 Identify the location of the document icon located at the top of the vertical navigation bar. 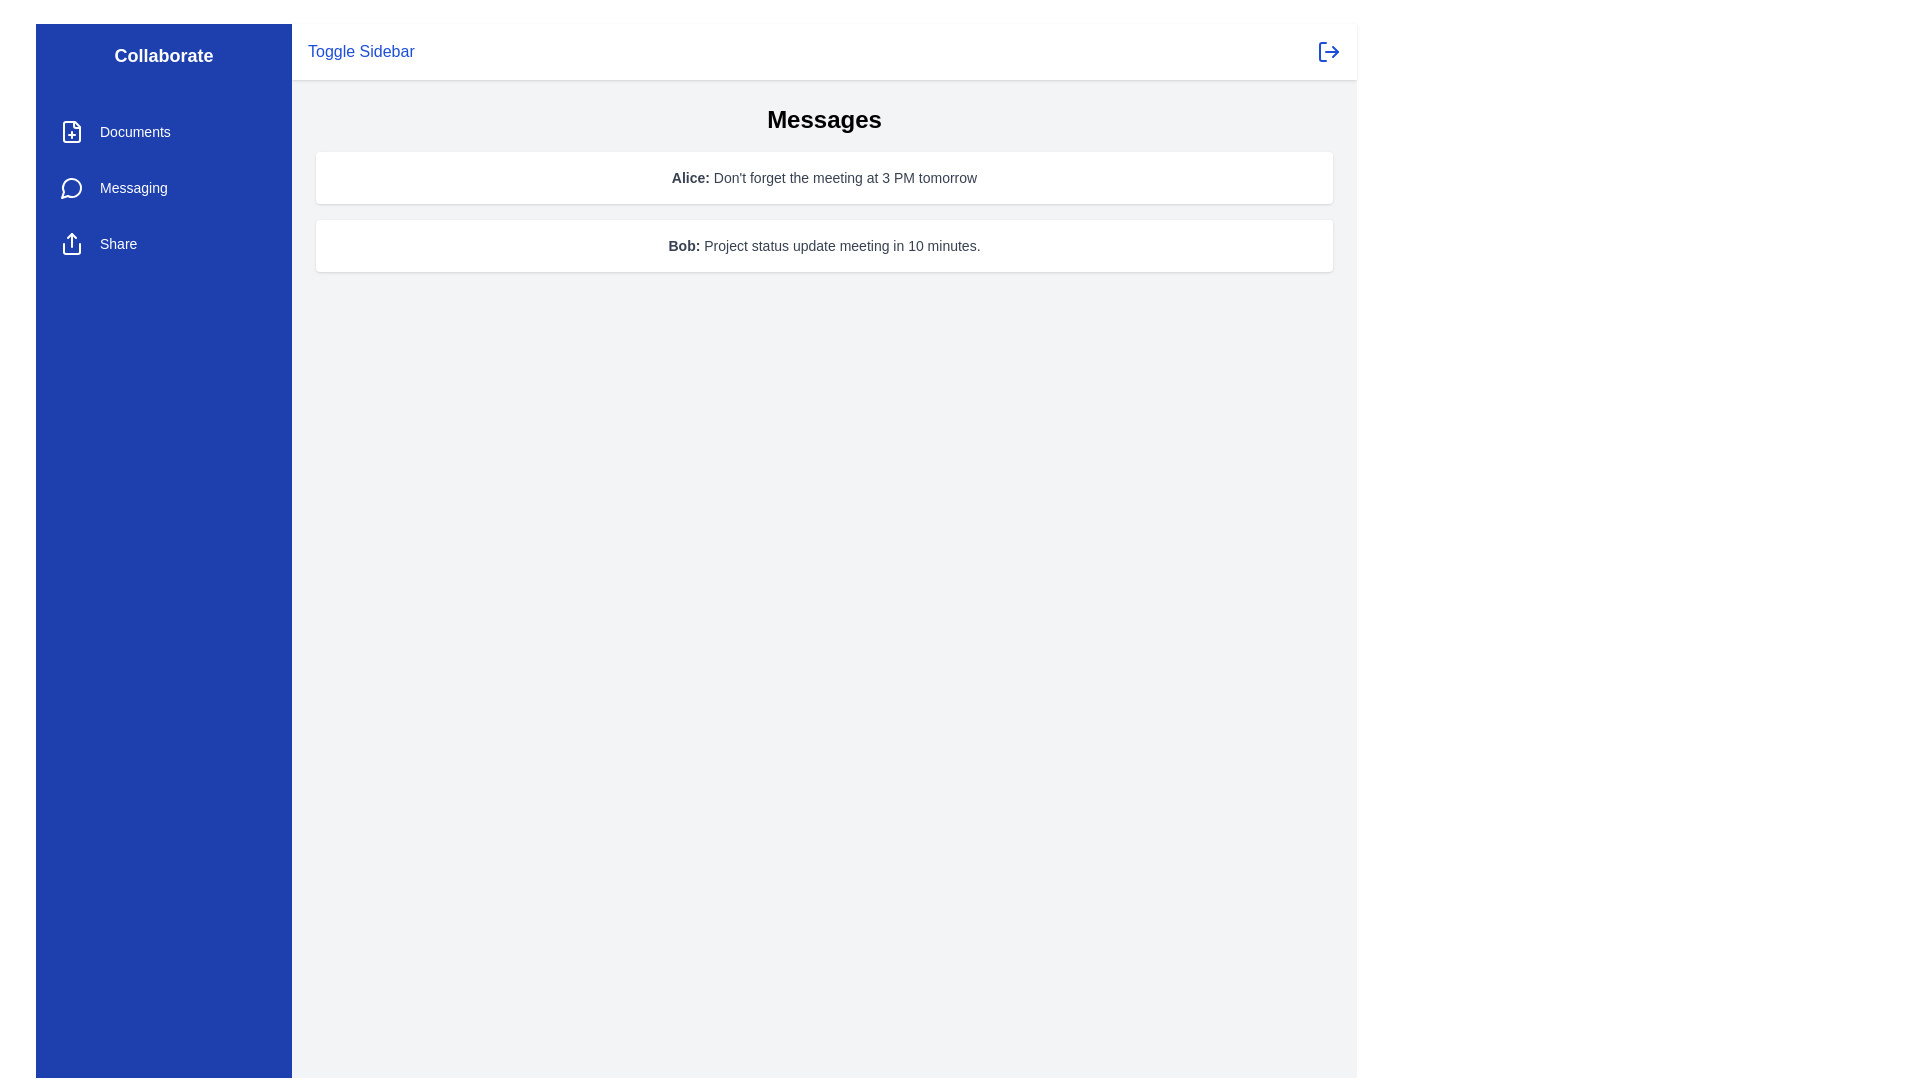
(72, 131).